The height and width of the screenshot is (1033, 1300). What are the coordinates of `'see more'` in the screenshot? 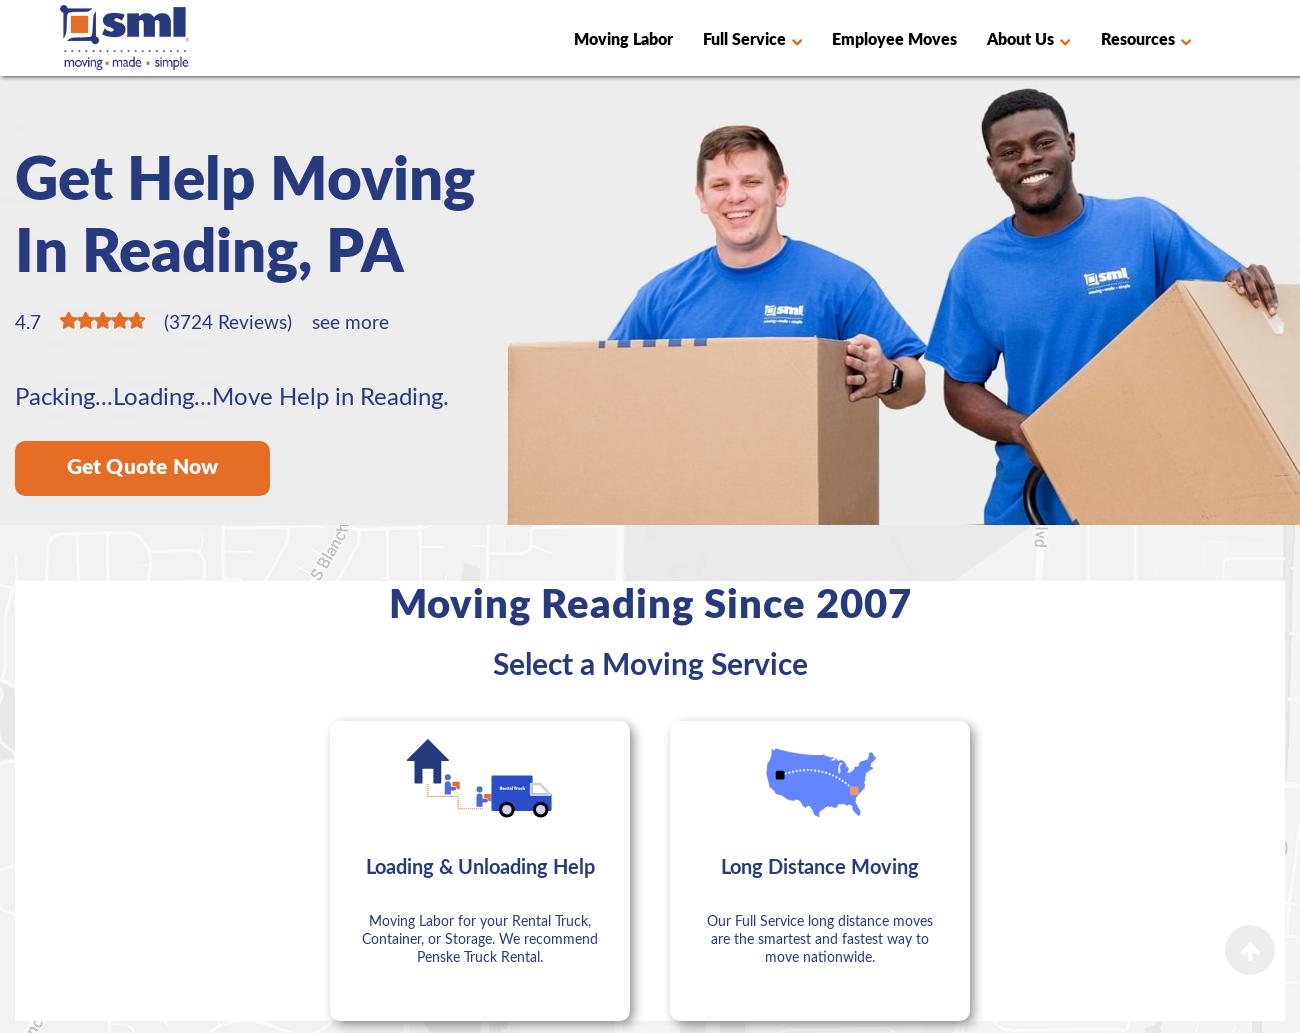 It's located at (312, 322).